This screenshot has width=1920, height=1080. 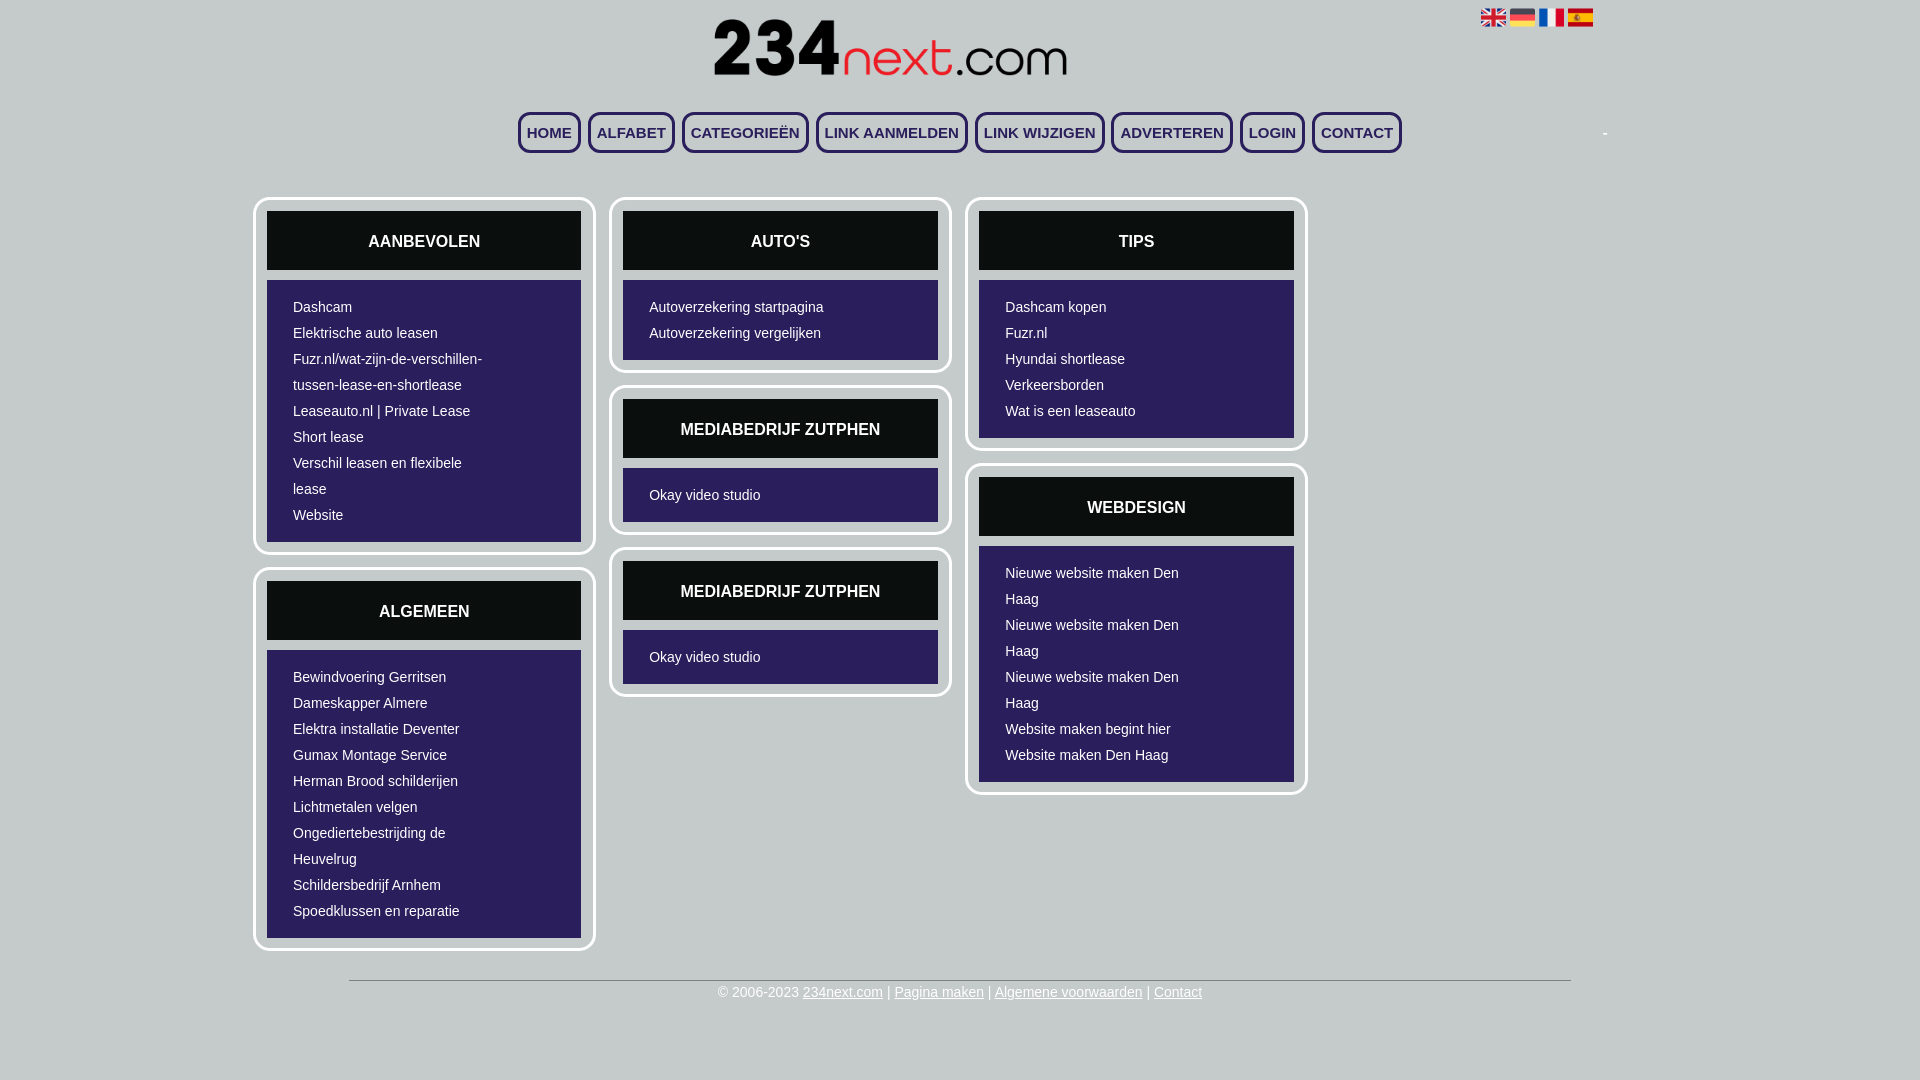 I want to click on 'Website maken begint hier', so click(x=1101, y=729).